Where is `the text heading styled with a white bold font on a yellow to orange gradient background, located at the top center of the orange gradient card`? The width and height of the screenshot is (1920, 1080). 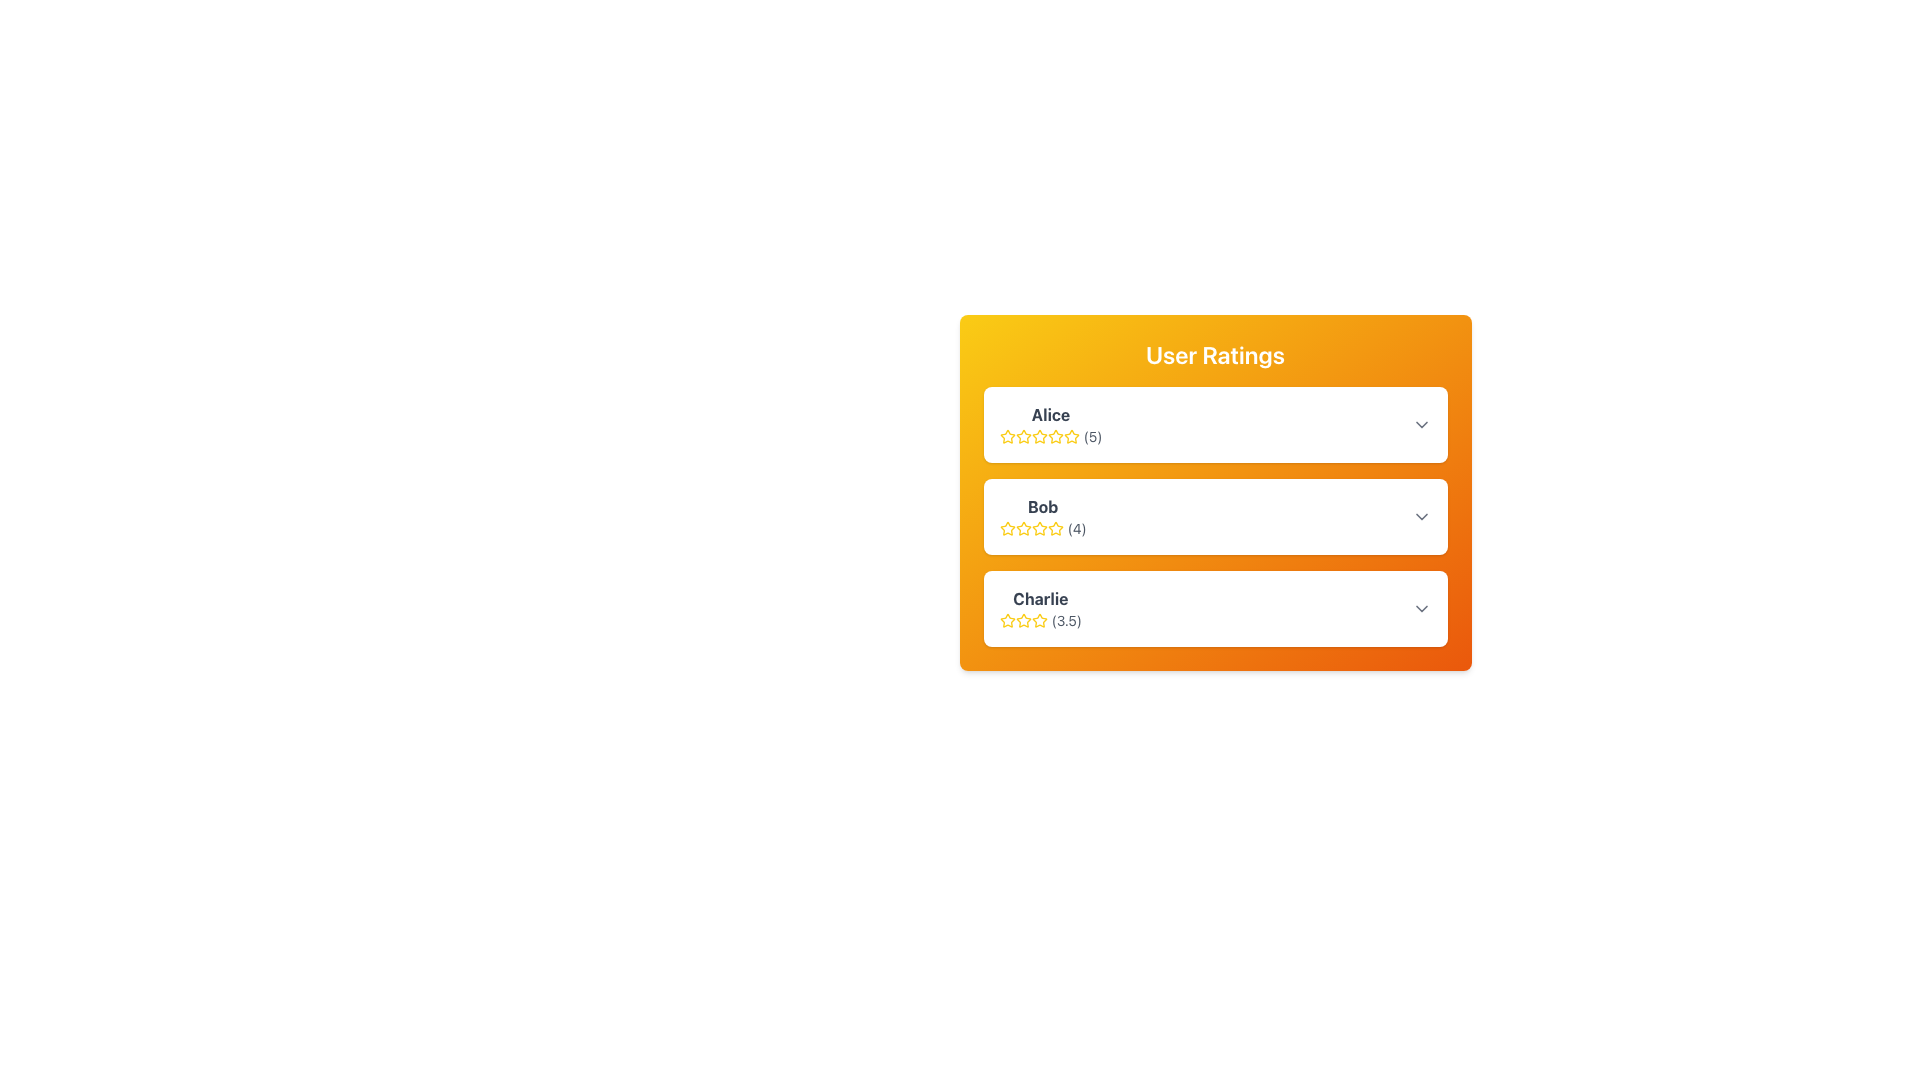
the text heading styled with a white bold font on a yellow to orange gradient background, located at the top center of the orange gradient card is located at coordinates (1214, 353).